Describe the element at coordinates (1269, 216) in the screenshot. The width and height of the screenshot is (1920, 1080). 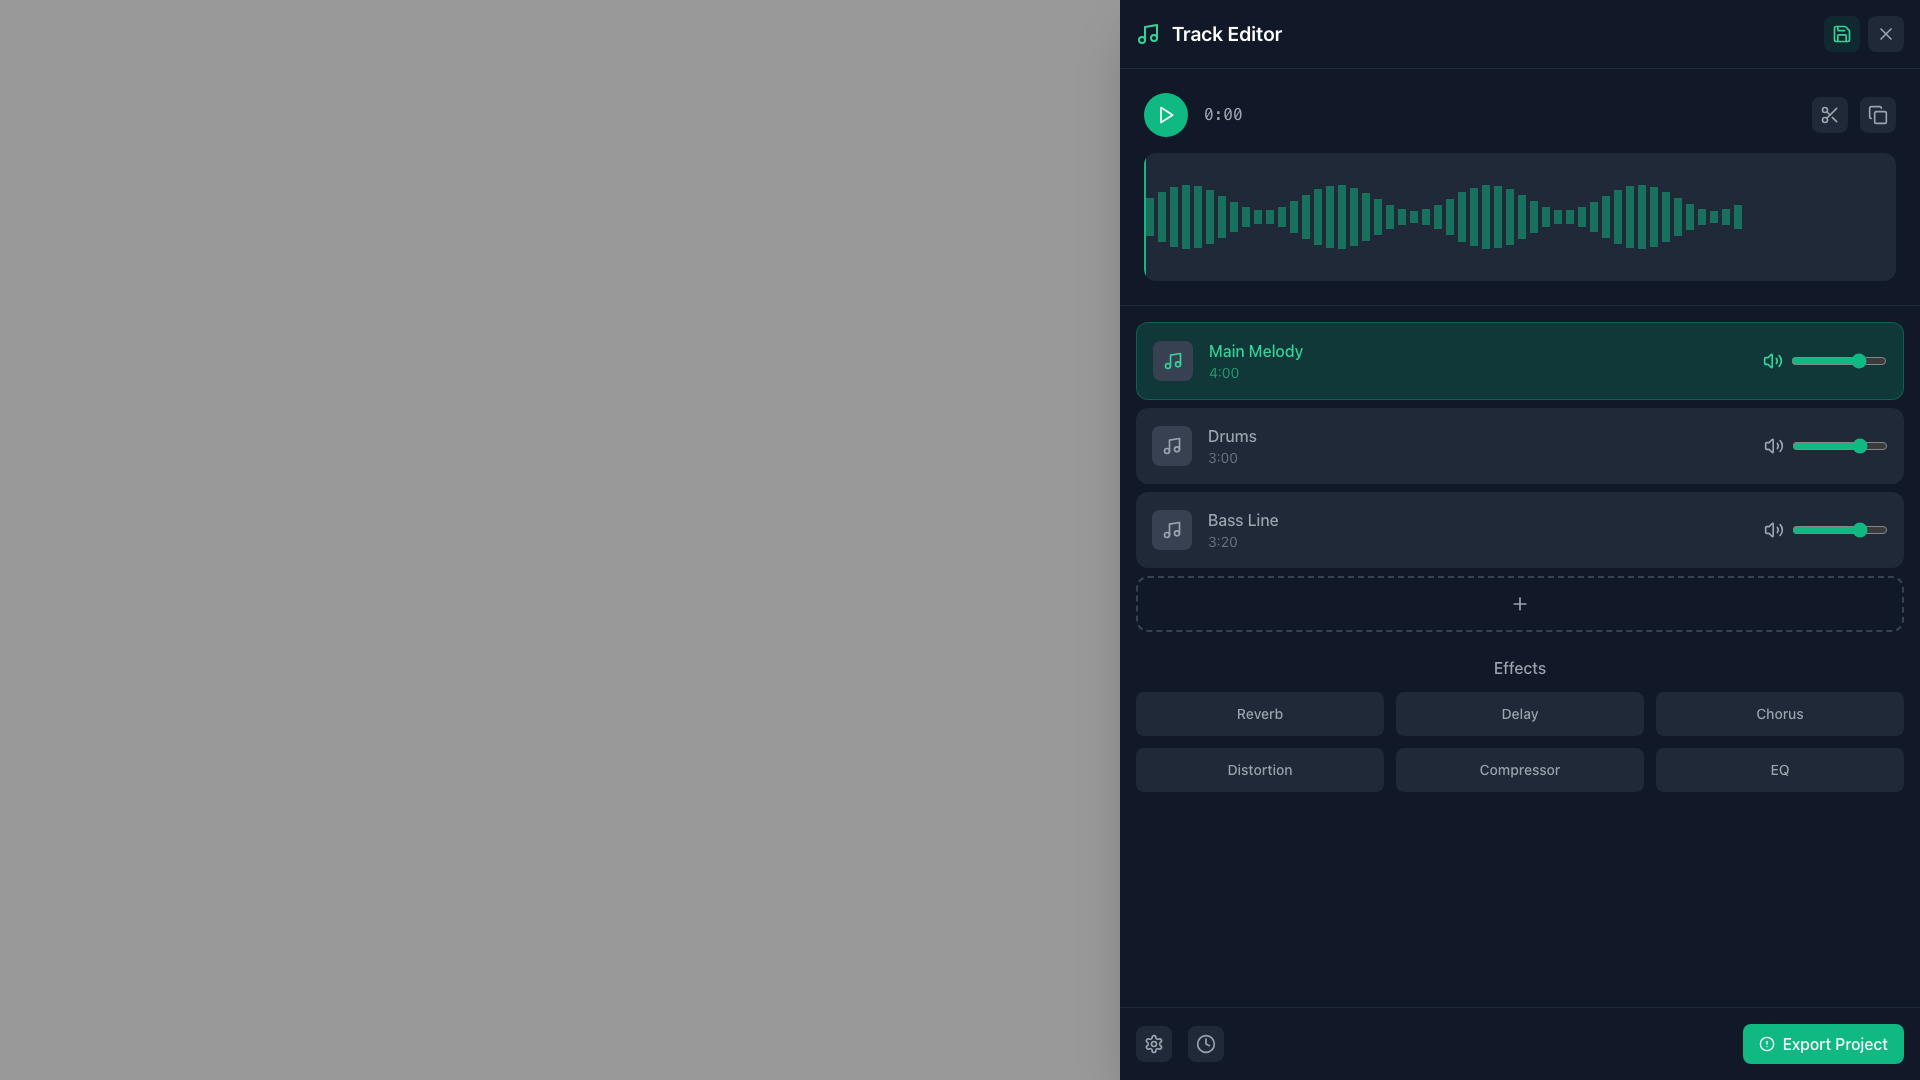
I see `the 11th light green translucent vertical bar in the waveform display` at that location.